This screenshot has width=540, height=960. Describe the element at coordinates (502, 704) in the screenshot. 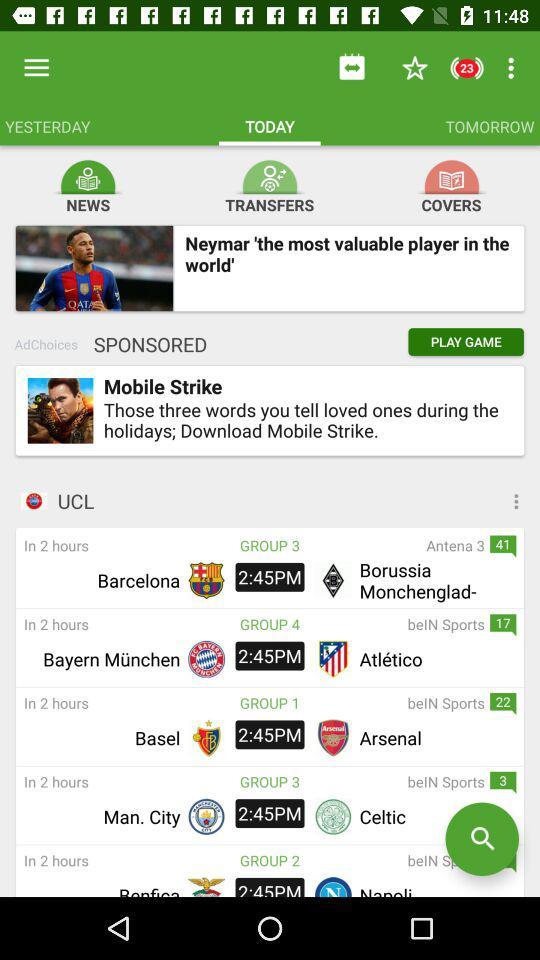

I see `the 22 item` at that location.